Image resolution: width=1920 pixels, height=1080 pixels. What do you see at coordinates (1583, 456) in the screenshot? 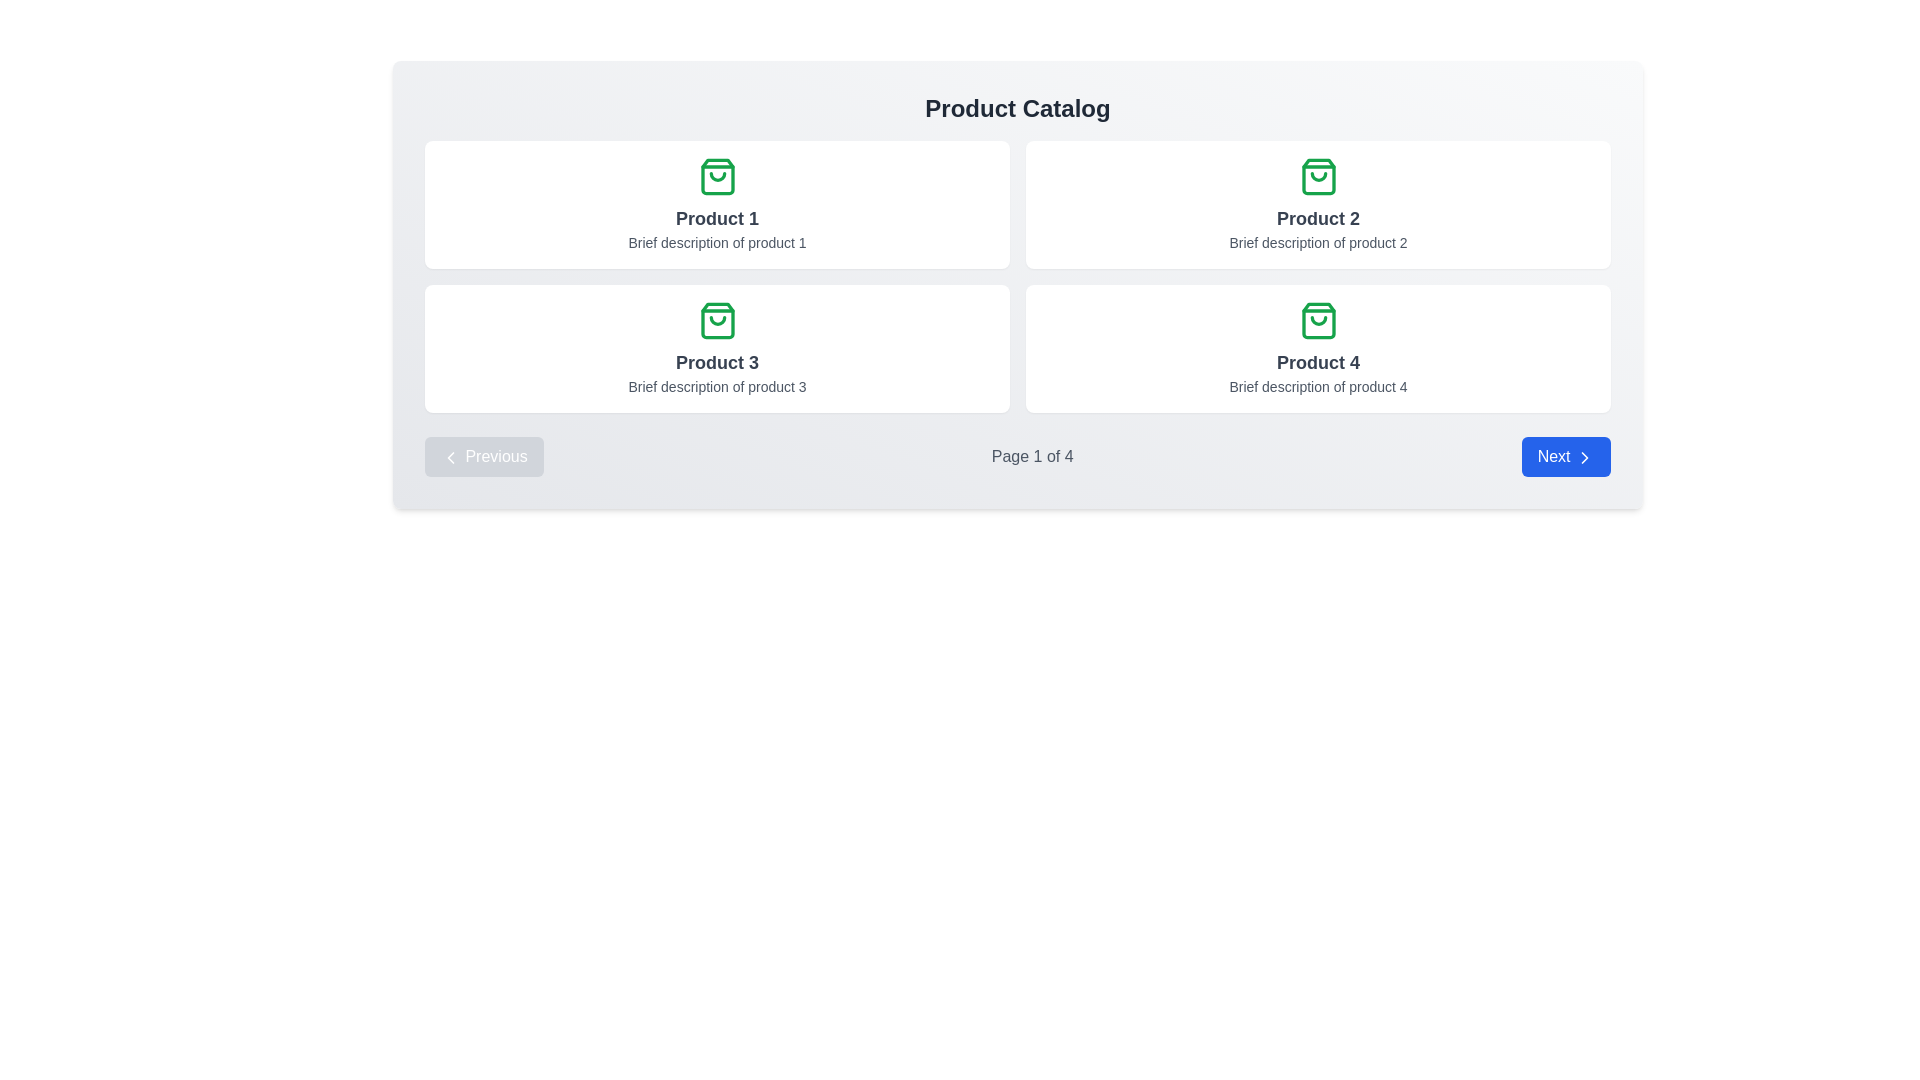
I see `the right-pointing chevron icon within the blue 'Next' button located at the bottom-right corner of the interface` at bounding box center [1583, 456].